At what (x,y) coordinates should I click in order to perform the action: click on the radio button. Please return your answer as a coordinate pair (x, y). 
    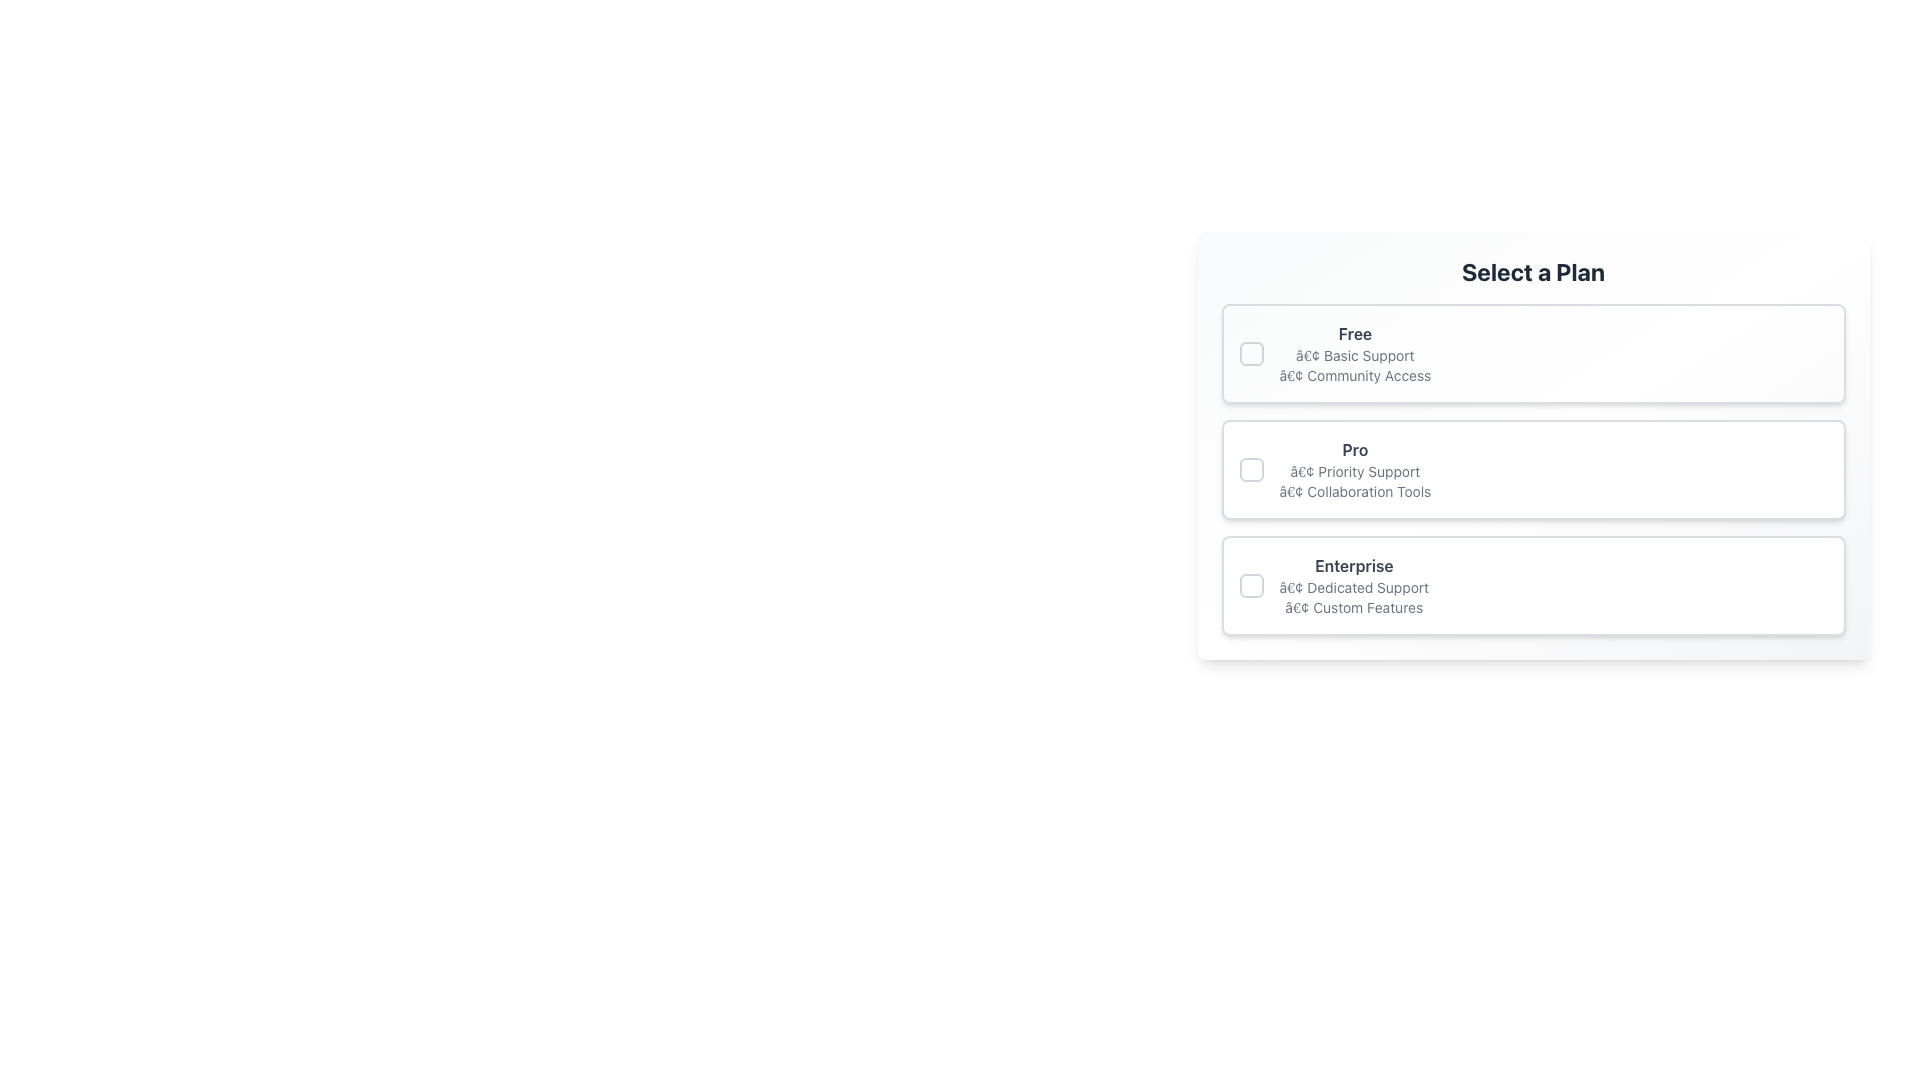
    Looking at the image, I should click on (1250, 353).